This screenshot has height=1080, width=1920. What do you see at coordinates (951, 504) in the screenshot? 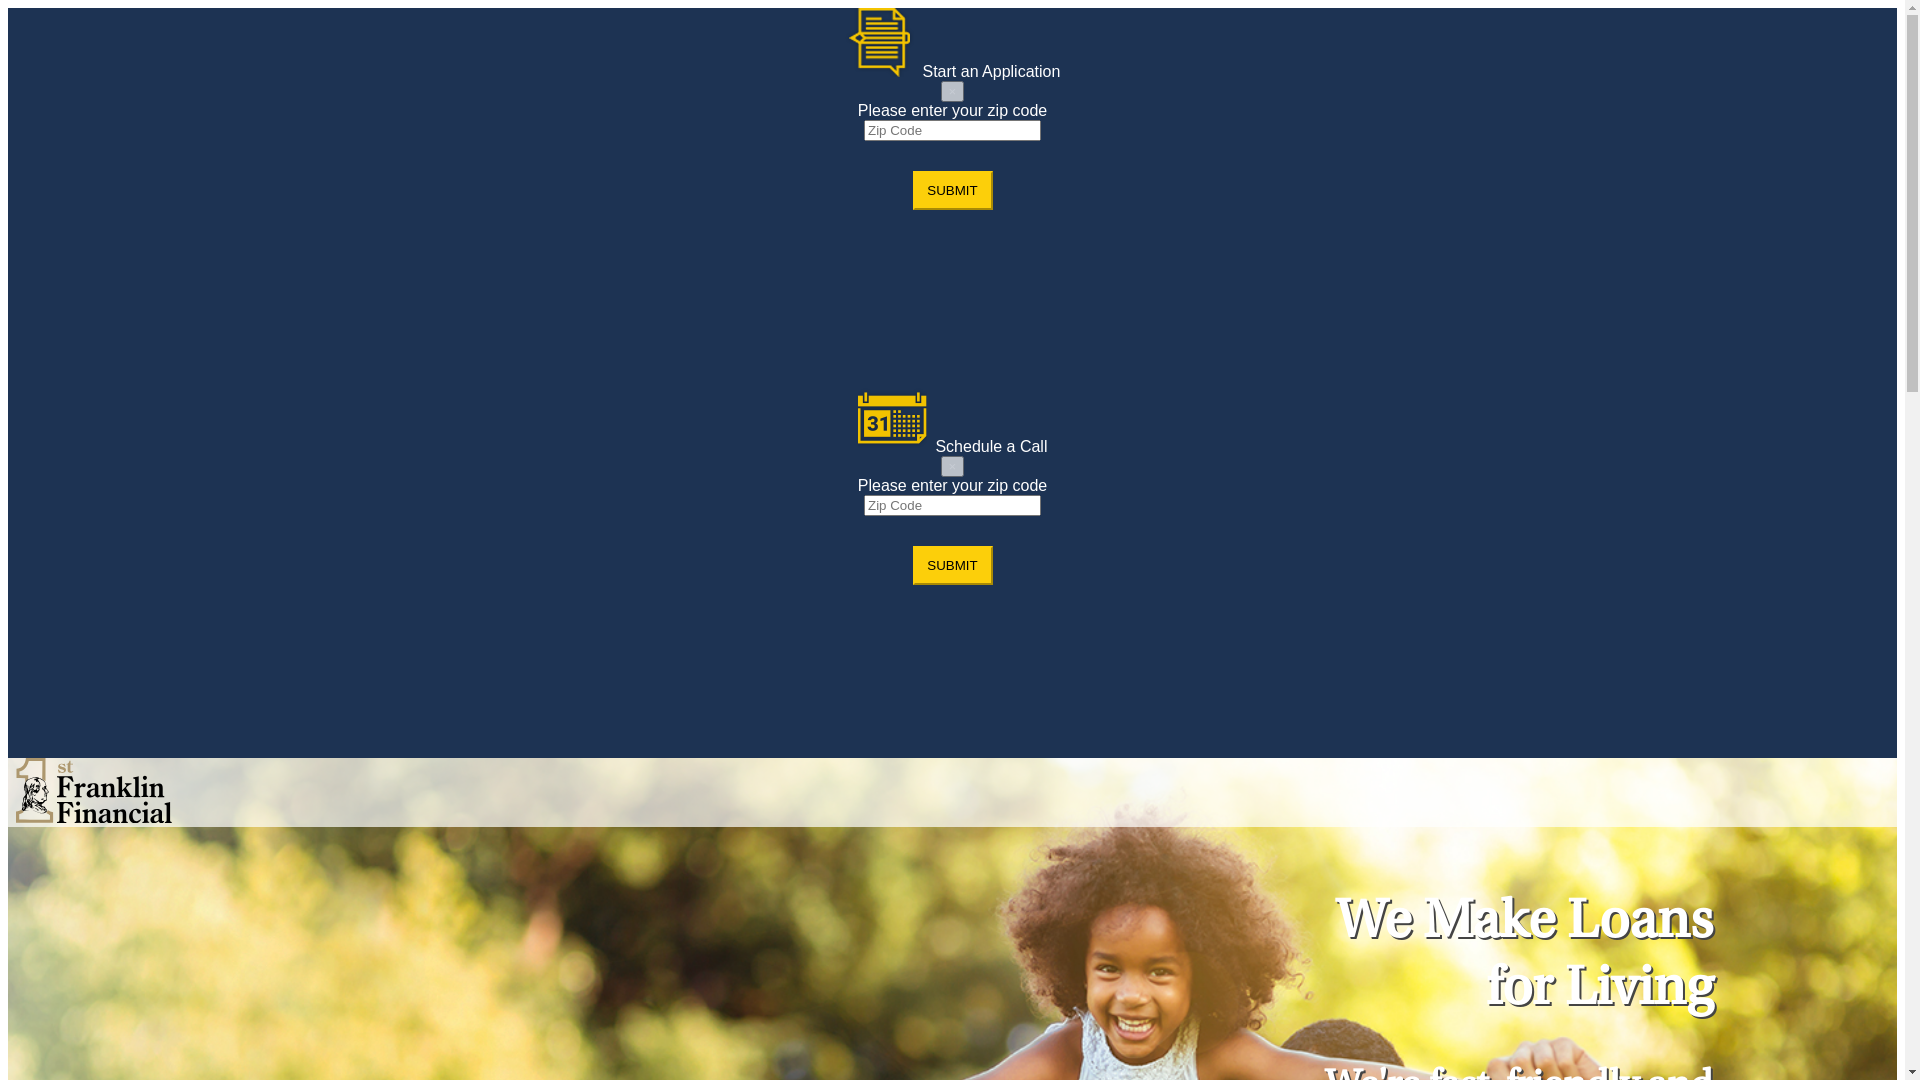
I see `' US Zip Code'` at bounding box center [951, 504].